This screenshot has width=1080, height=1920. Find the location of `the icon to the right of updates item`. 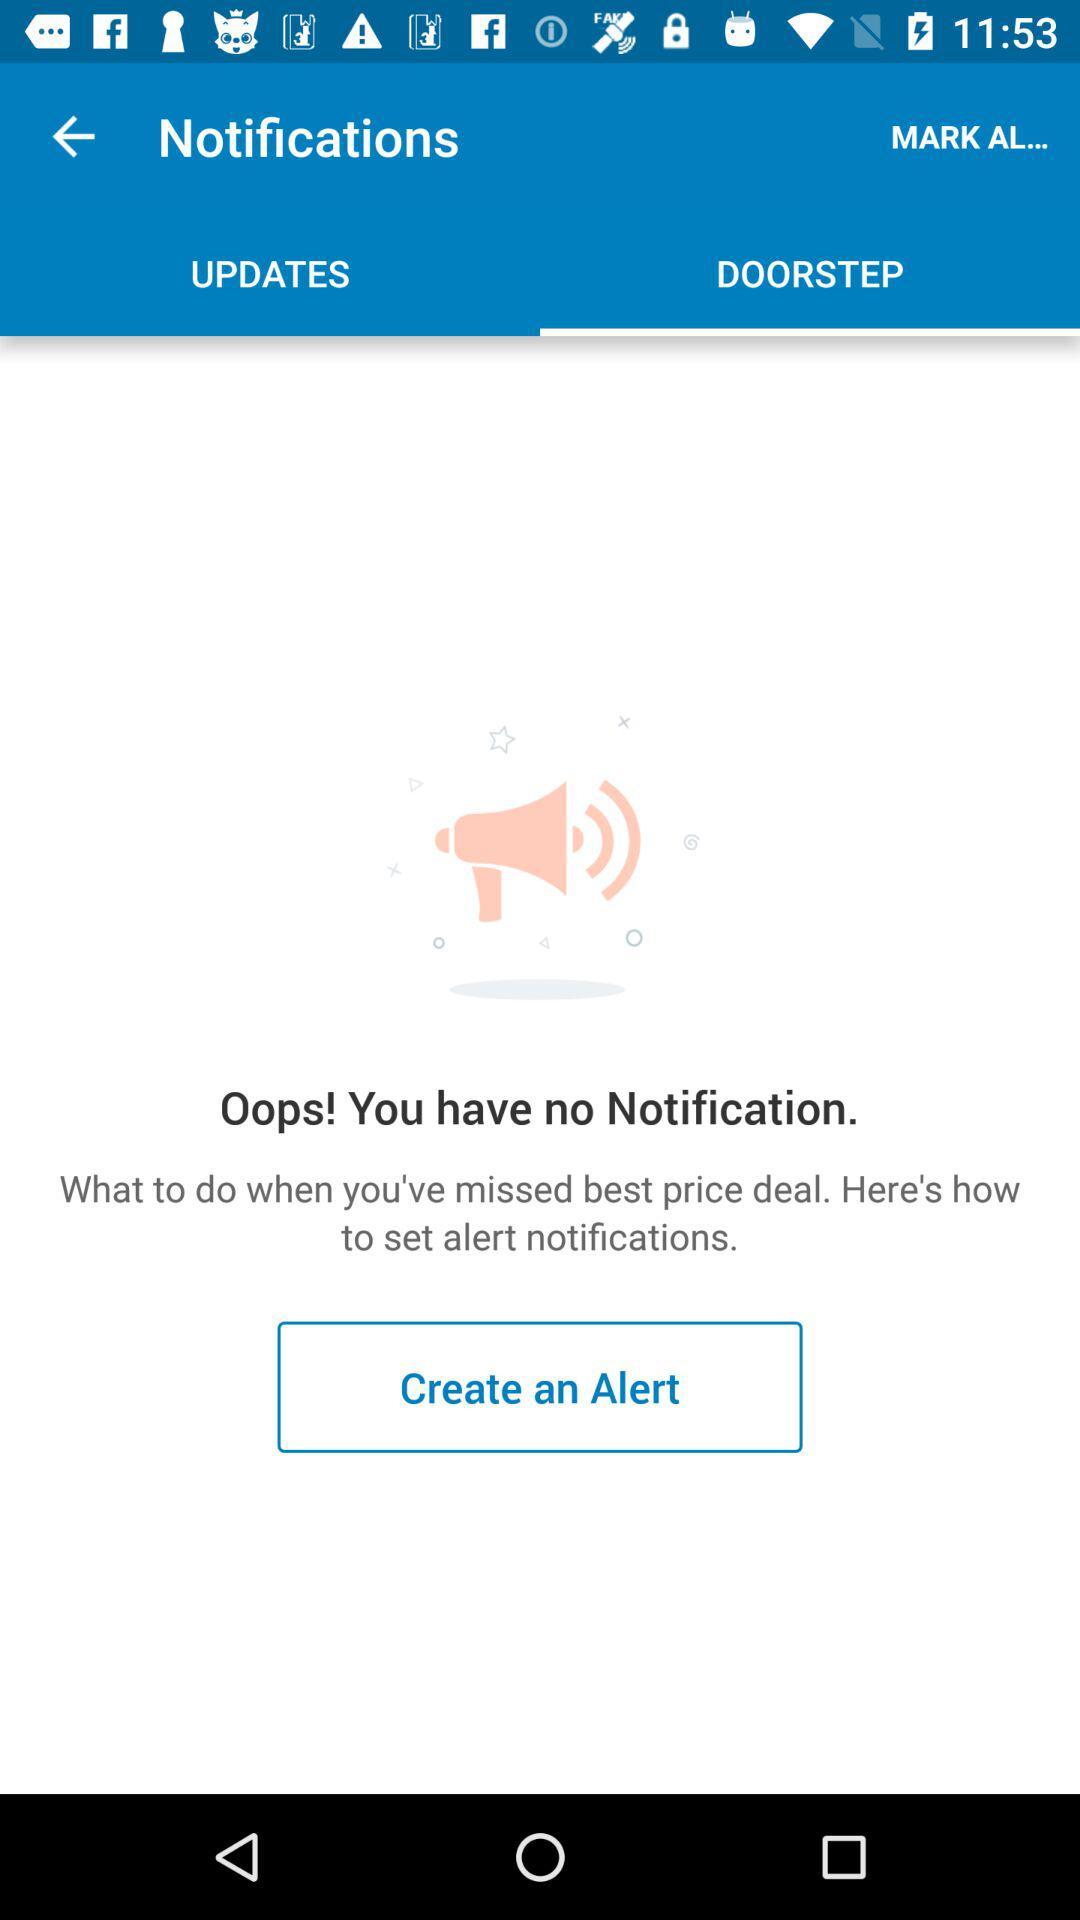

the icon to the right of updates item is located at coordinates (810, 272).